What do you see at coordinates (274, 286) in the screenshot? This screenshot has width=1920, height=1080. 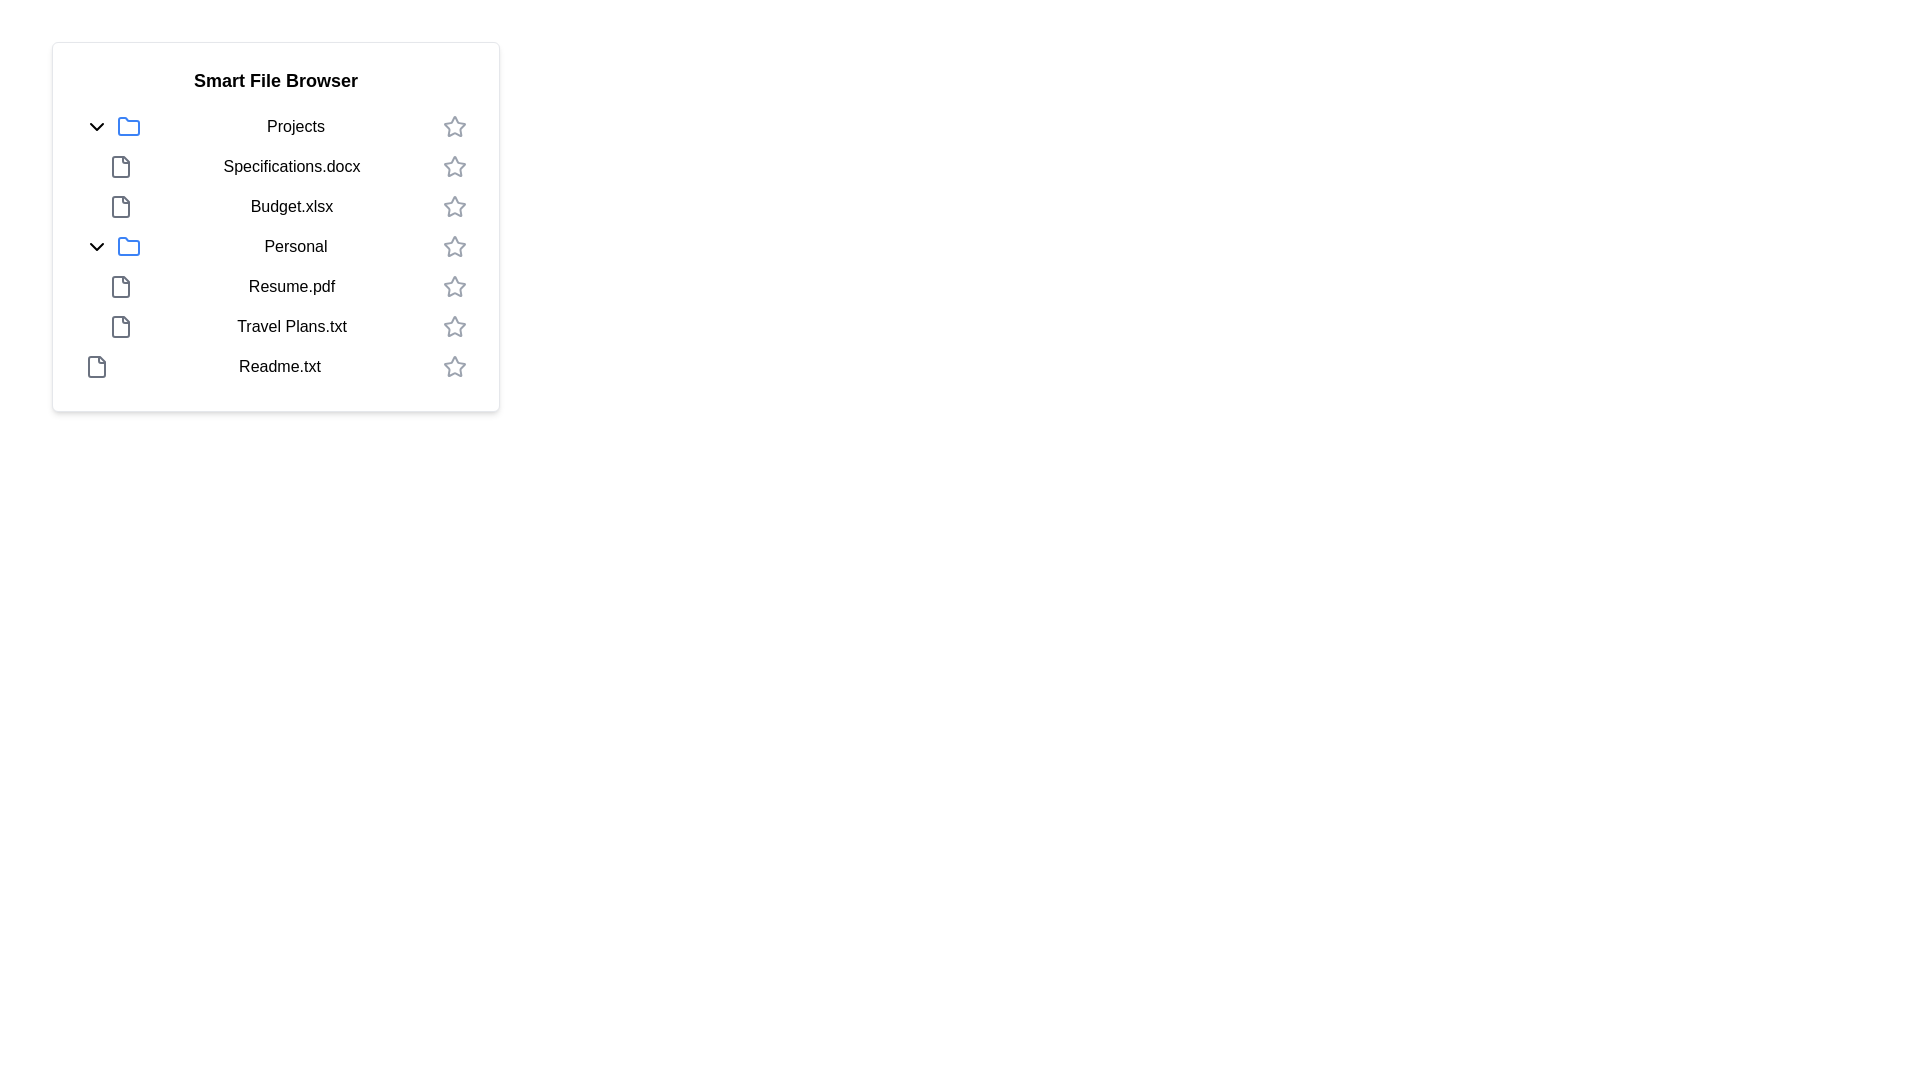 I see `the 'Resume.pdf' text label within the 'Personal' folder` at bounding box center [274, 286].